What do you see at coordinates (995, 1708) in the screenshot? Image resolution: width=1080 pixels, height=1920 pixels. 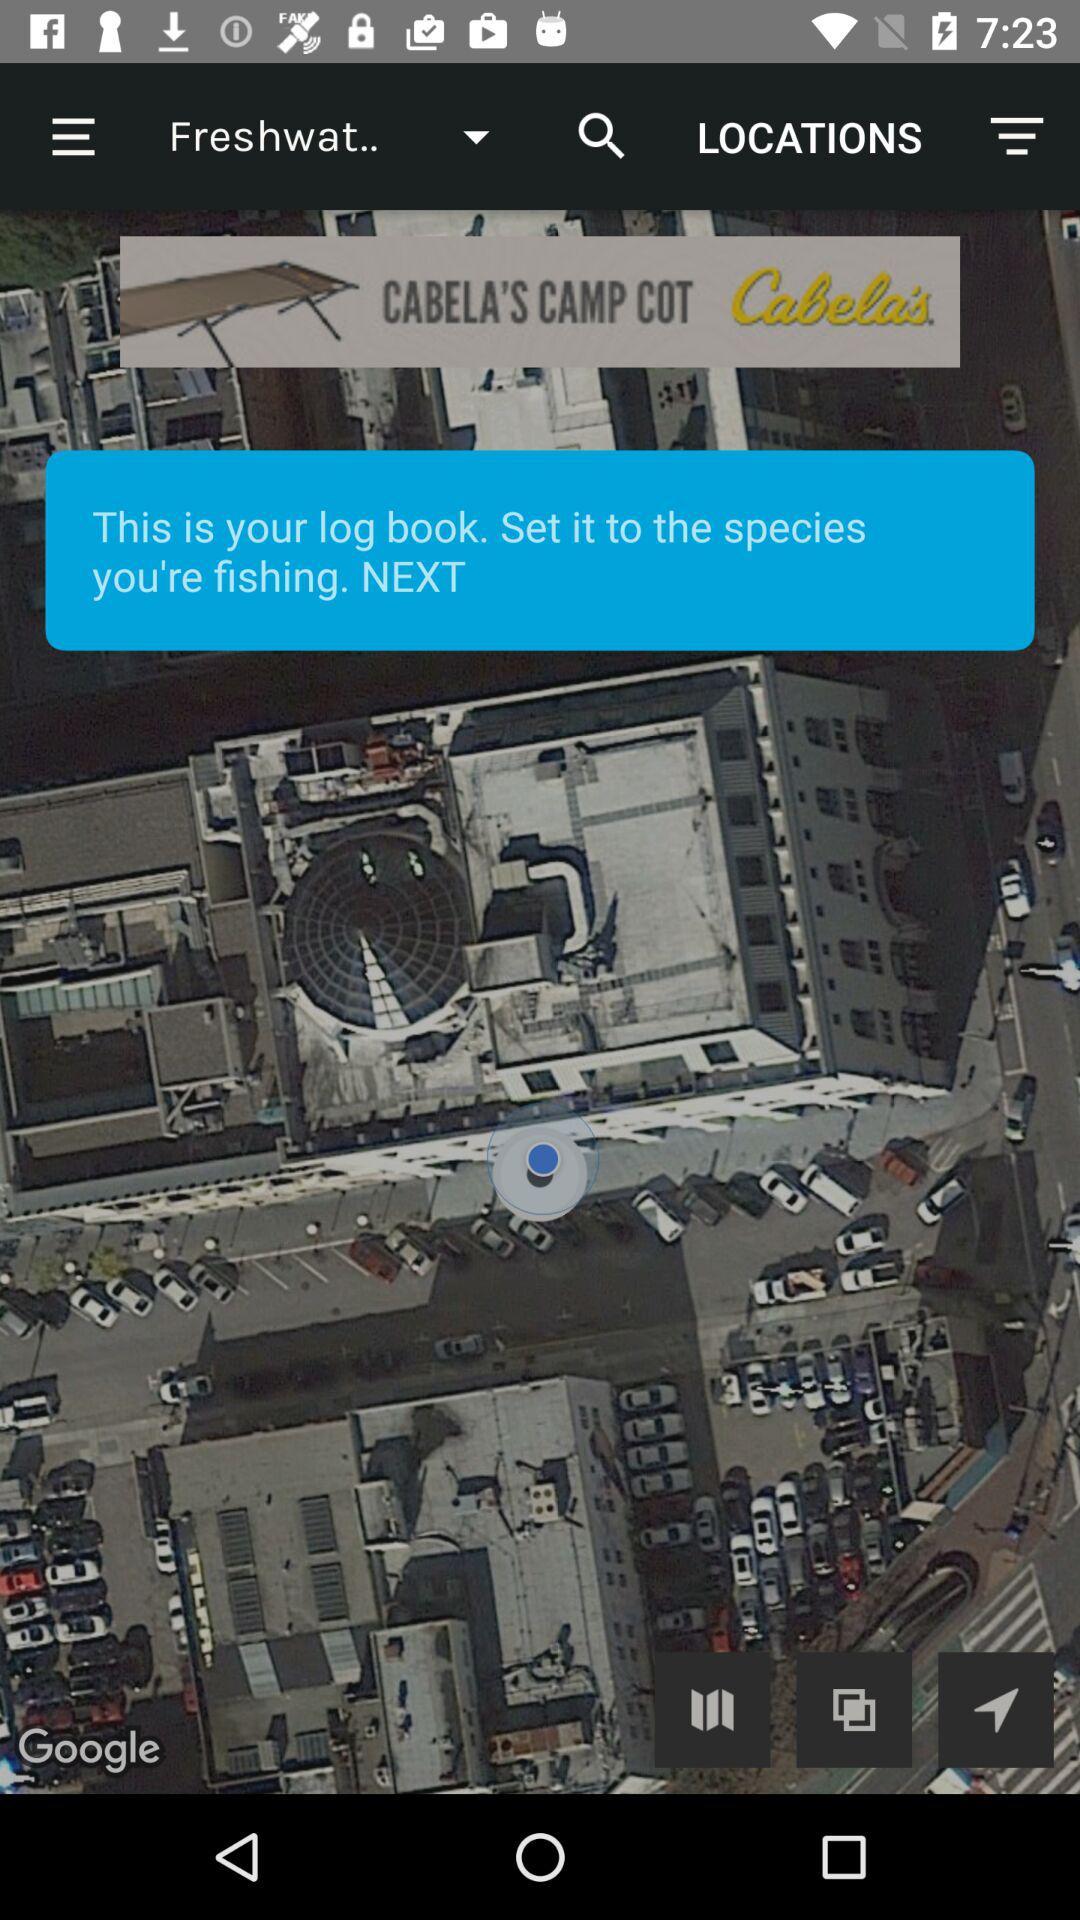 I see `navigation` at bounding box center [995, 1708].